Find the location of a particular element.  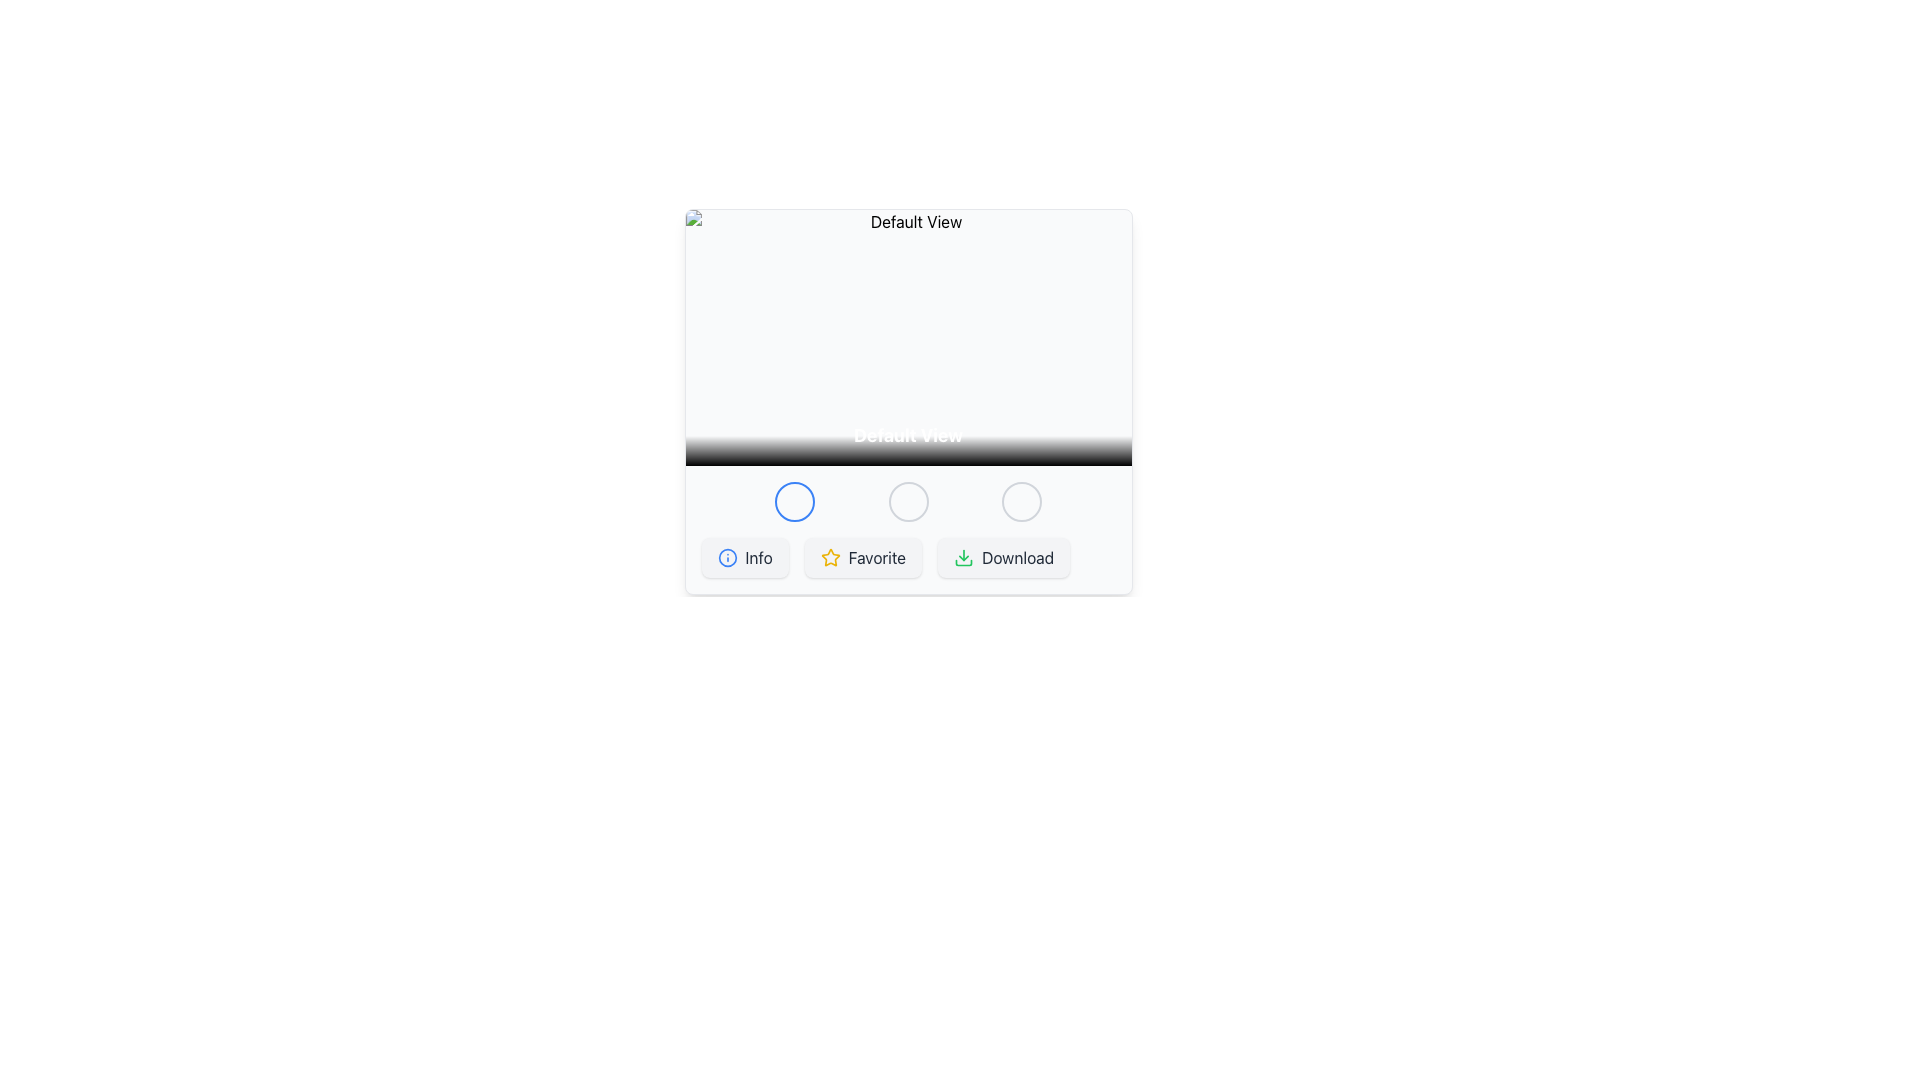

the small circular profile image with an orange background and a light gray rounded border, which is the third in a row of three similar images is located at coordinates (1022, 500).